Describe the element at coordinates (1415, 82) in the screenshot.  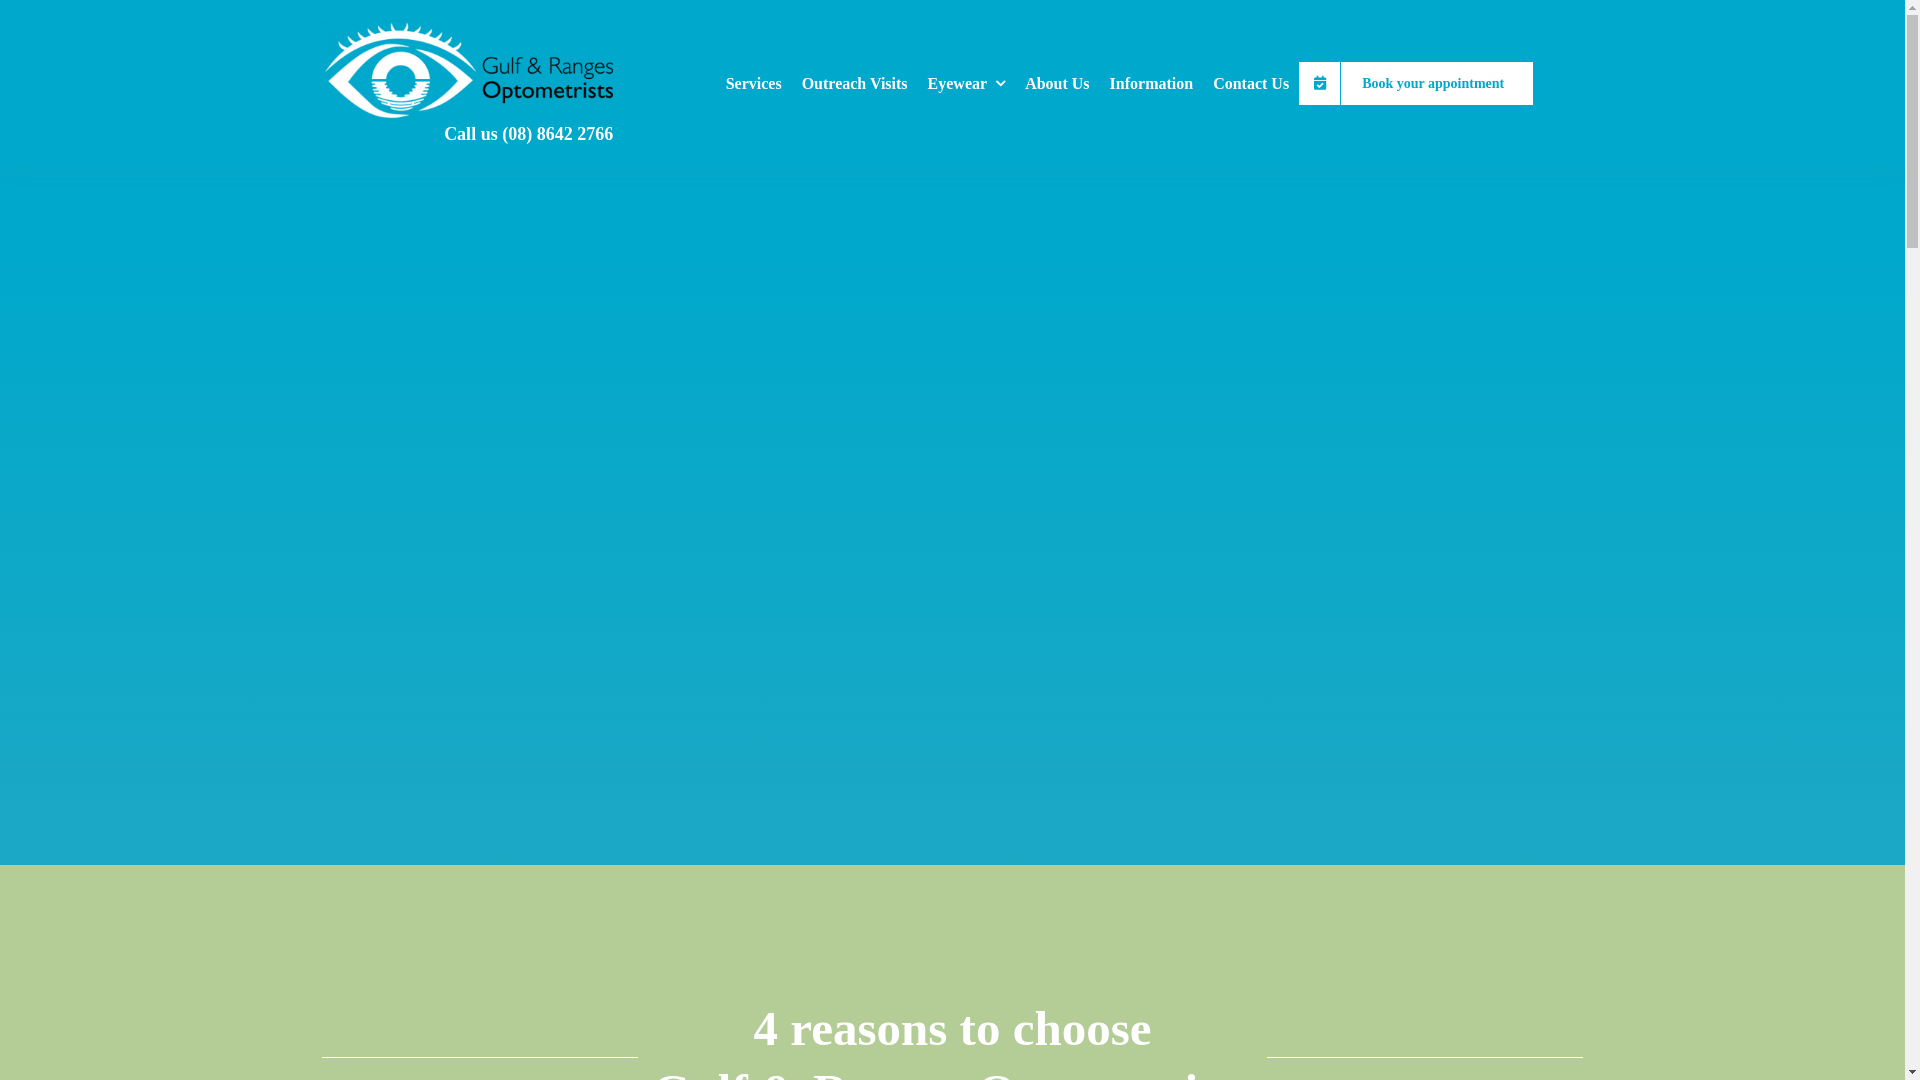
I see `'Book your appointment'` at that location.